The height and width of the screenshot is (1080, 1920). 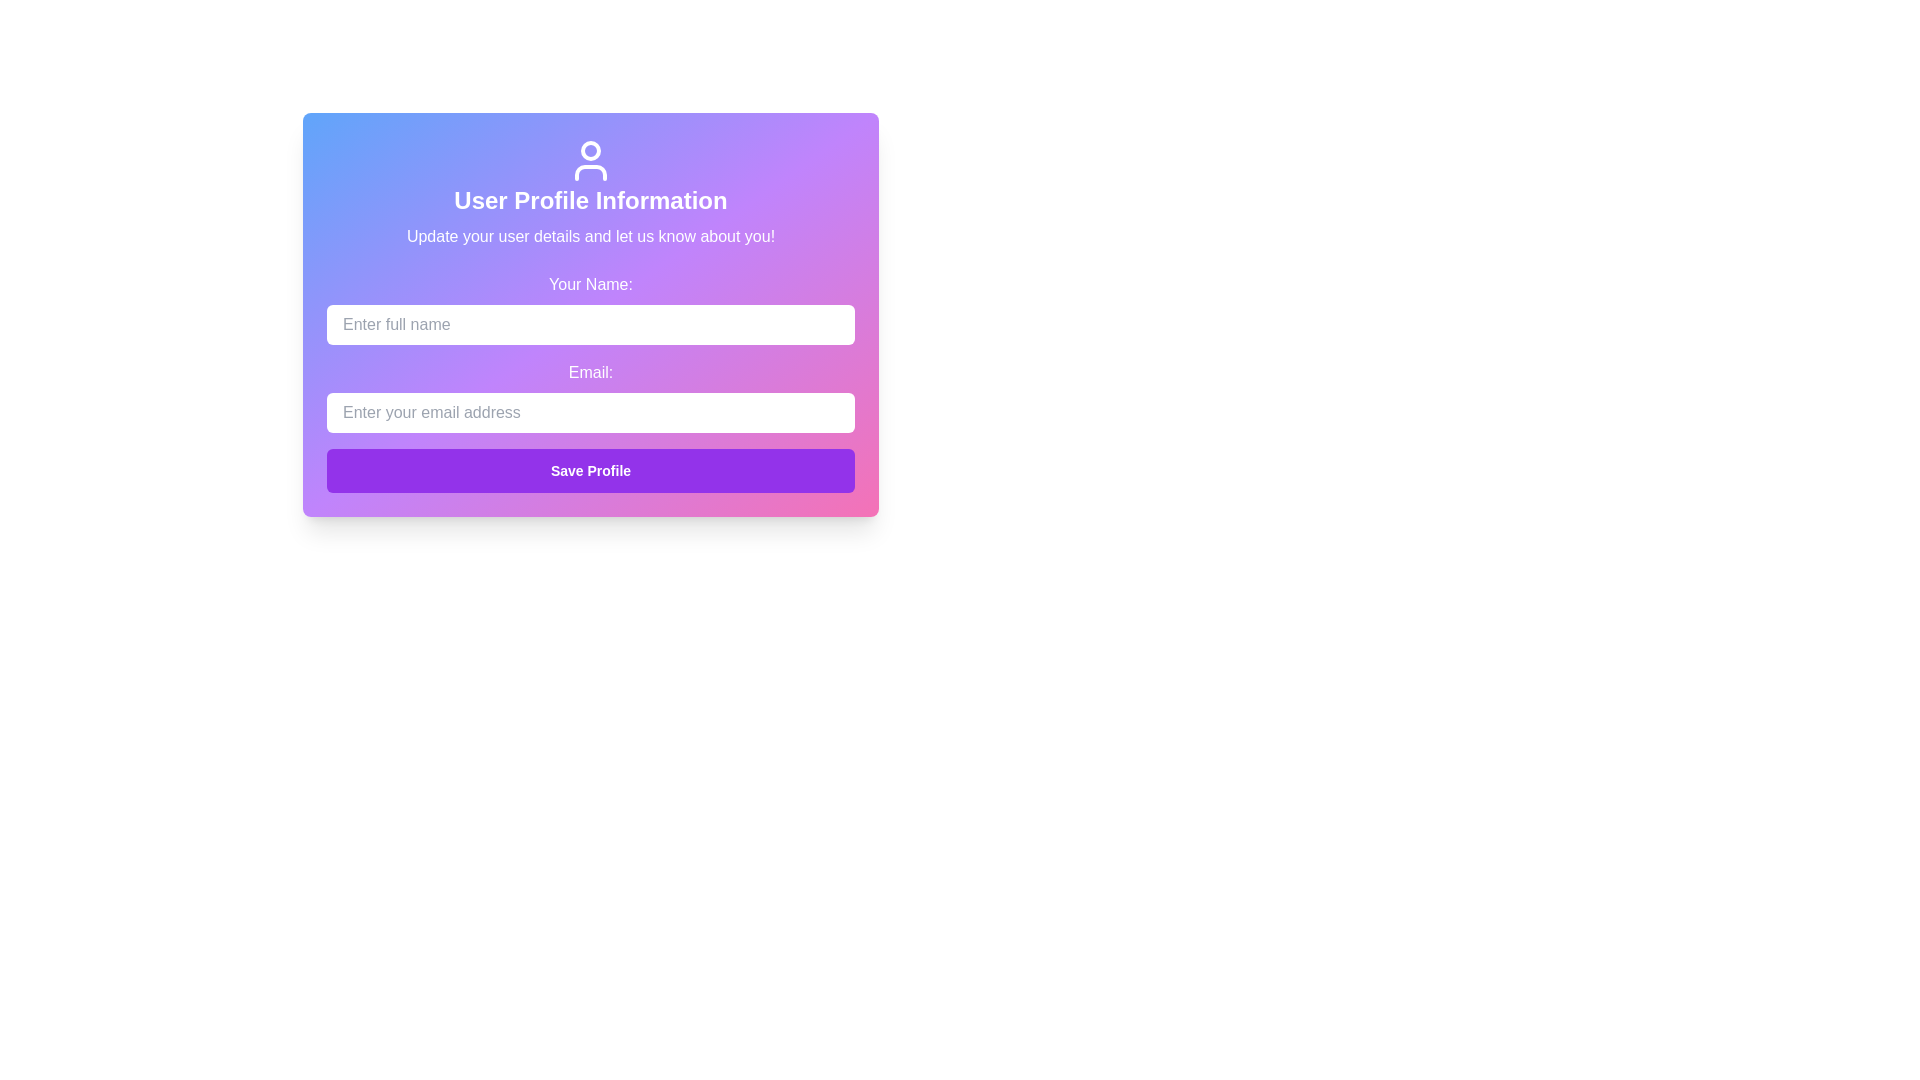 What do you see at coordinates (589, 172) in the screenshot?
I see `the bottom component of the user profile icon, which is part of its outline, located at the top of the central card` at bounding box center [589, 172].